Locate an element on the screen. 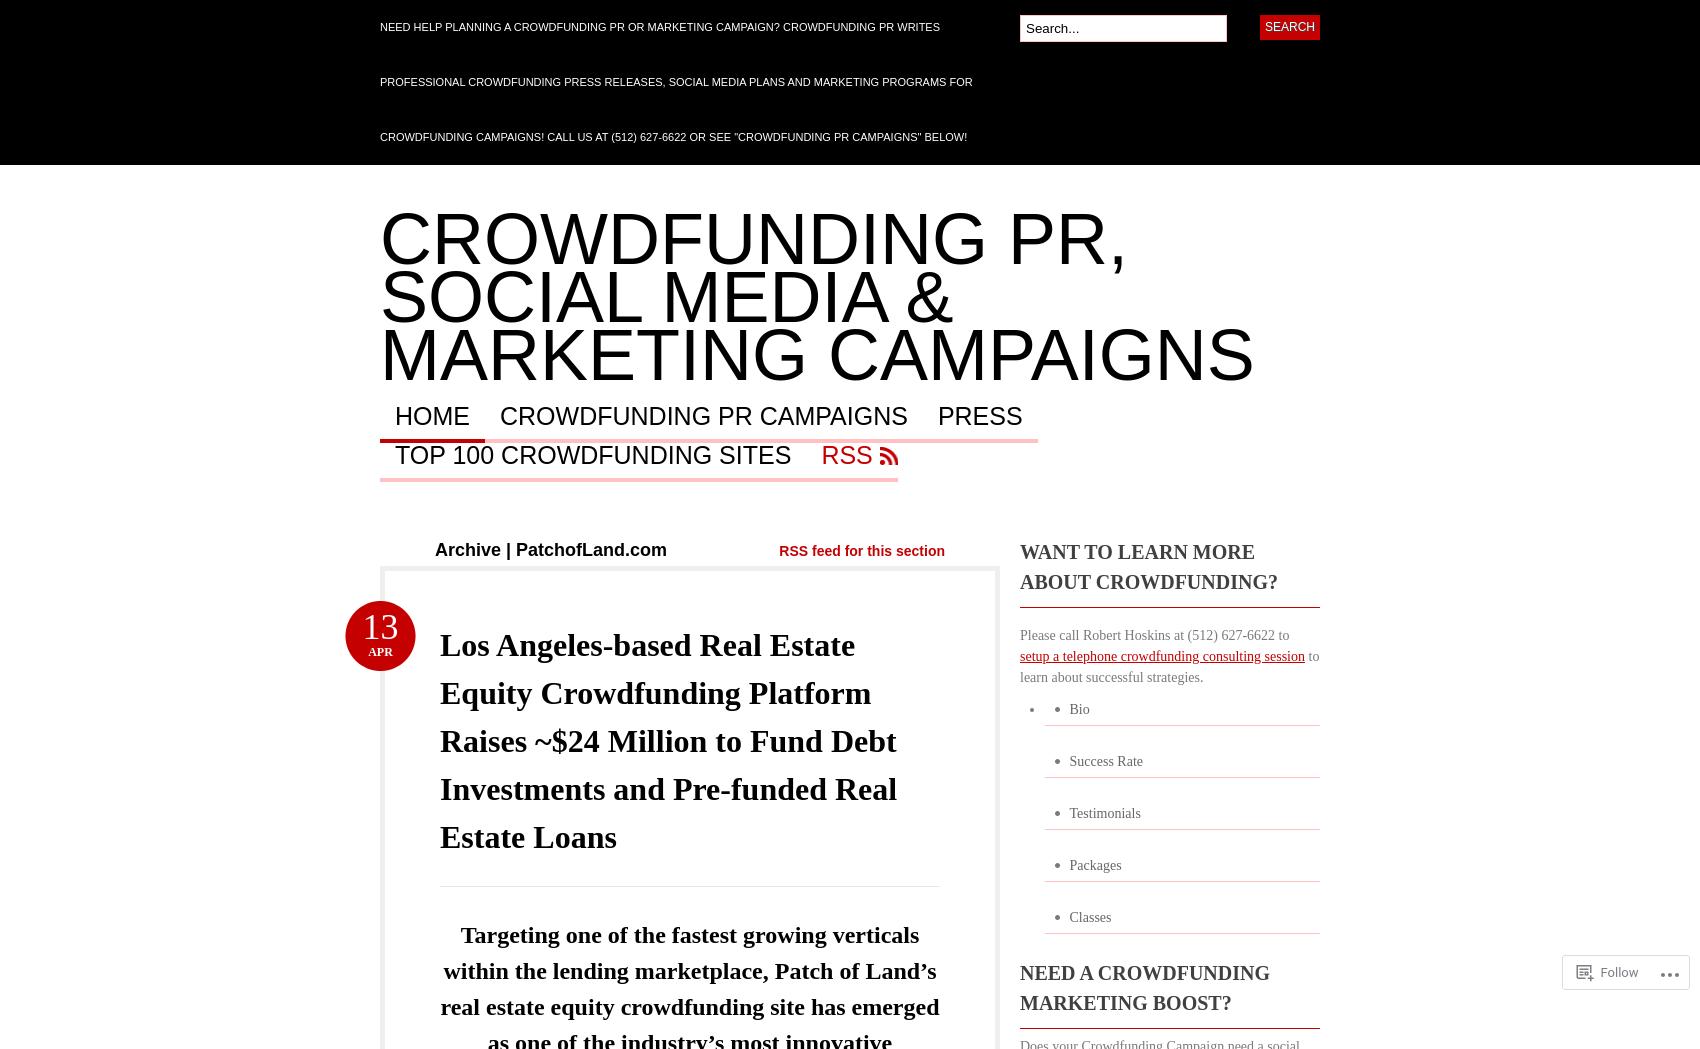 The height and width of the screenshot is (1049, 1700). '13' is located at coordinates (378, 626).